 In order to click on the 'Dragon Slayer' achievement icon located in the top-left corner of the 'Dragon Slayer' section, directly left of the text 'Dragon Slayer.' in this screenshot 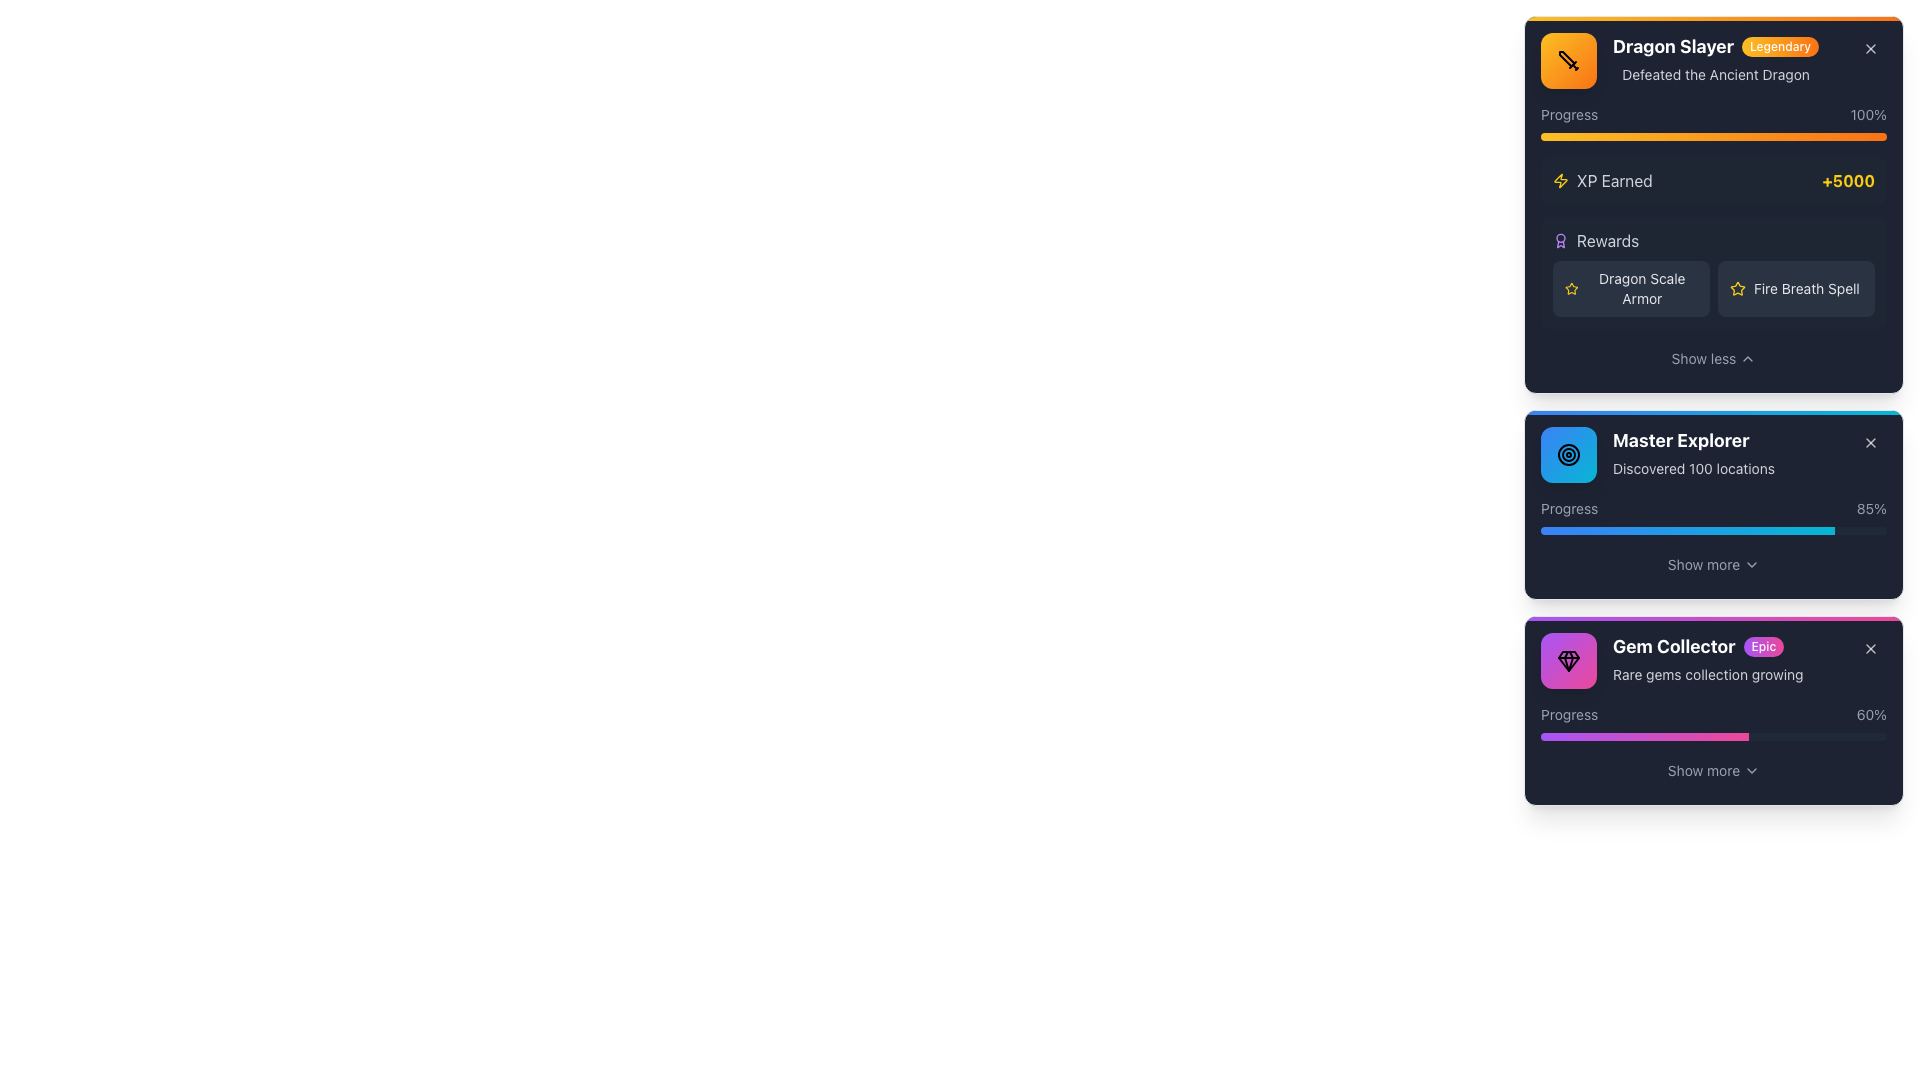, I will do `click(1568, 60)`.